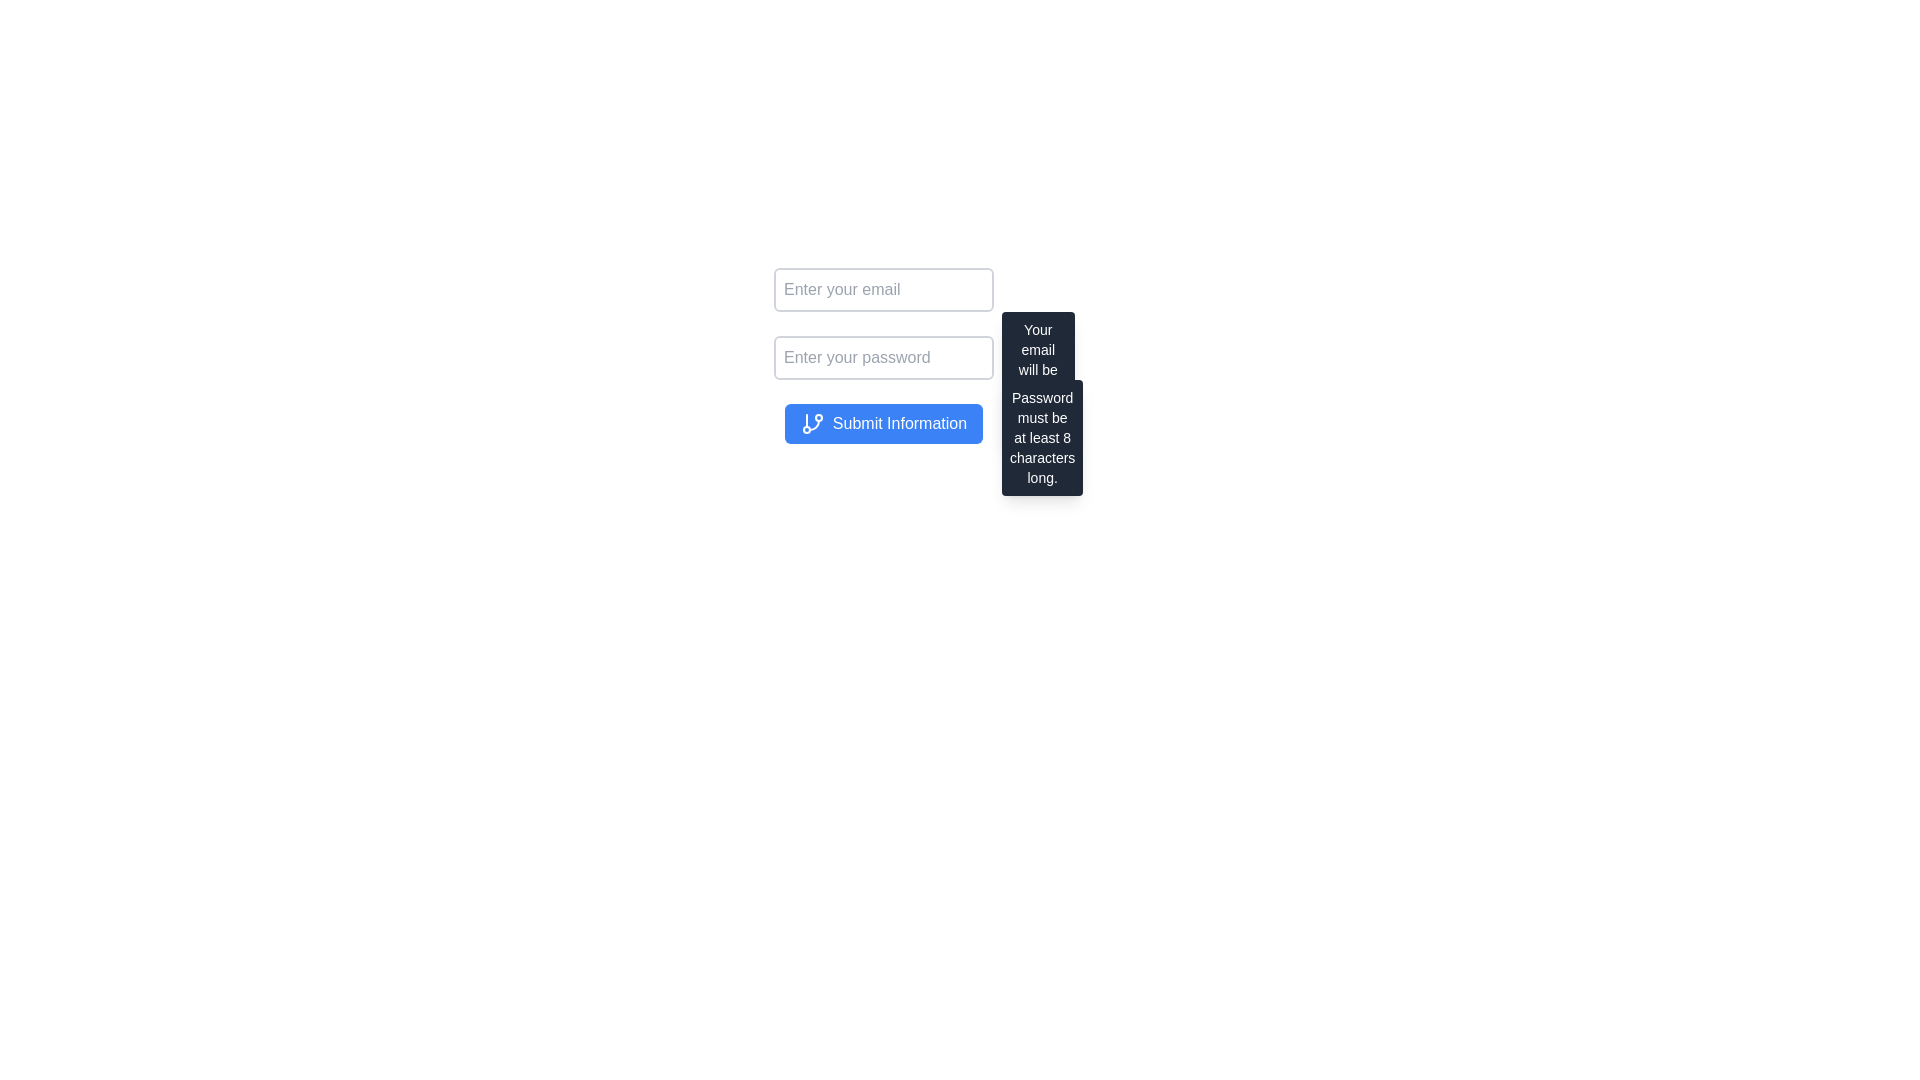 This screenshot has height=1080, width=1920. I want to click on the tooltip providing guidance for the email input field, which explains its use for recovery purposes, so click(1038, 380).